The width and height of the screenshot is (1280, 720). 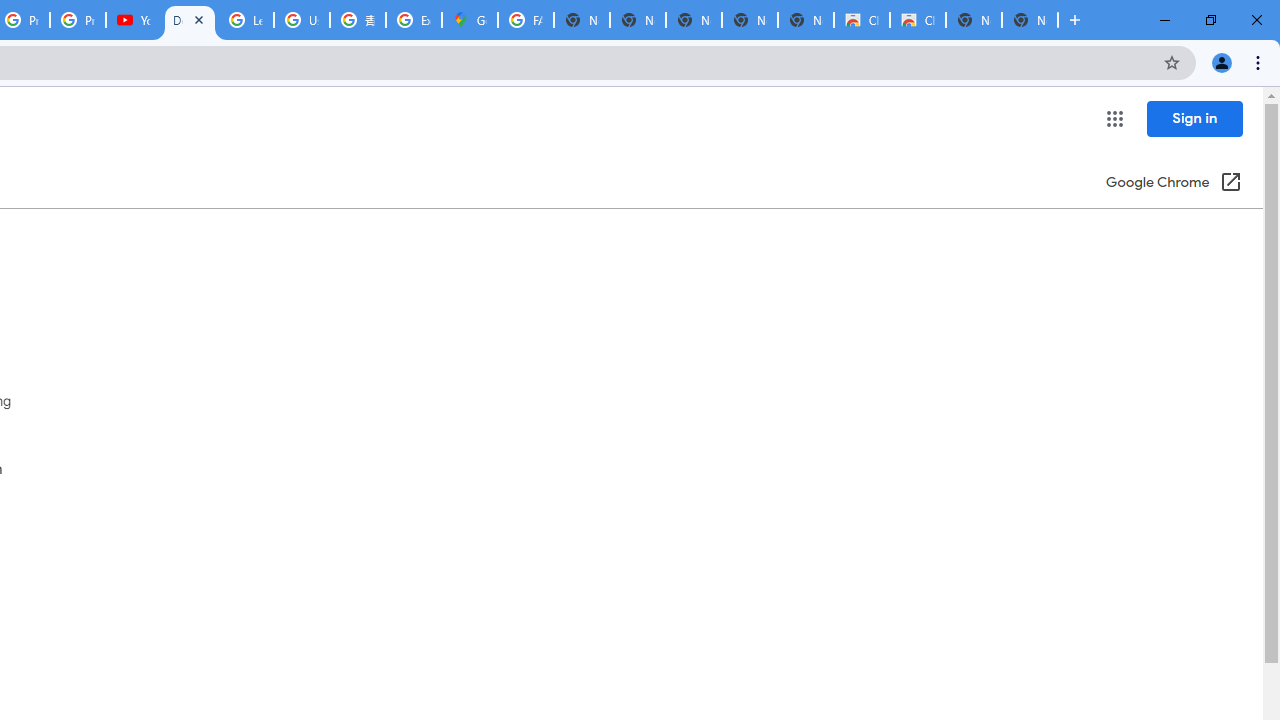 What do you see at coordinates (862, 20) in the screenshot?
I see `'Classic Blue - Chrome Web Store'` at bounding box center [862, 20].